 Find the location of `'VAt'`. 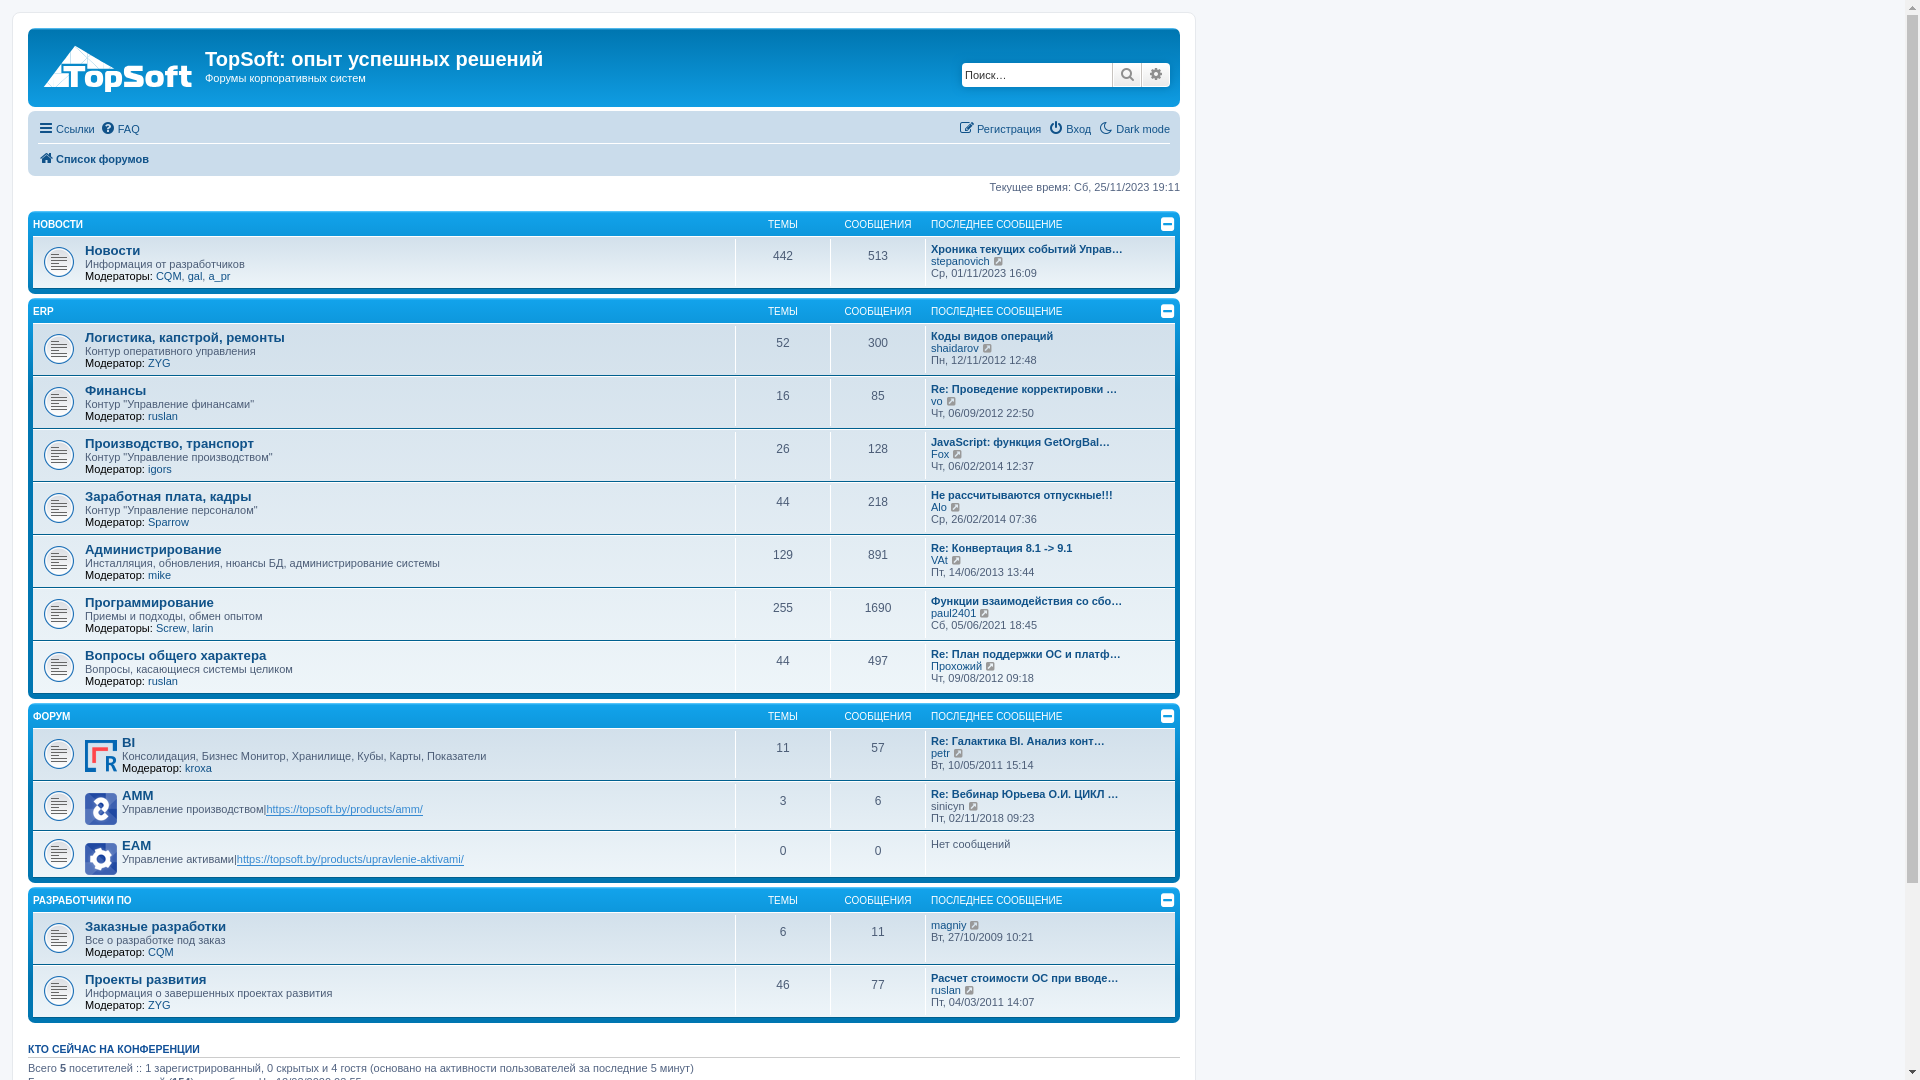

'VAt' is located at coordinates (938, 559).